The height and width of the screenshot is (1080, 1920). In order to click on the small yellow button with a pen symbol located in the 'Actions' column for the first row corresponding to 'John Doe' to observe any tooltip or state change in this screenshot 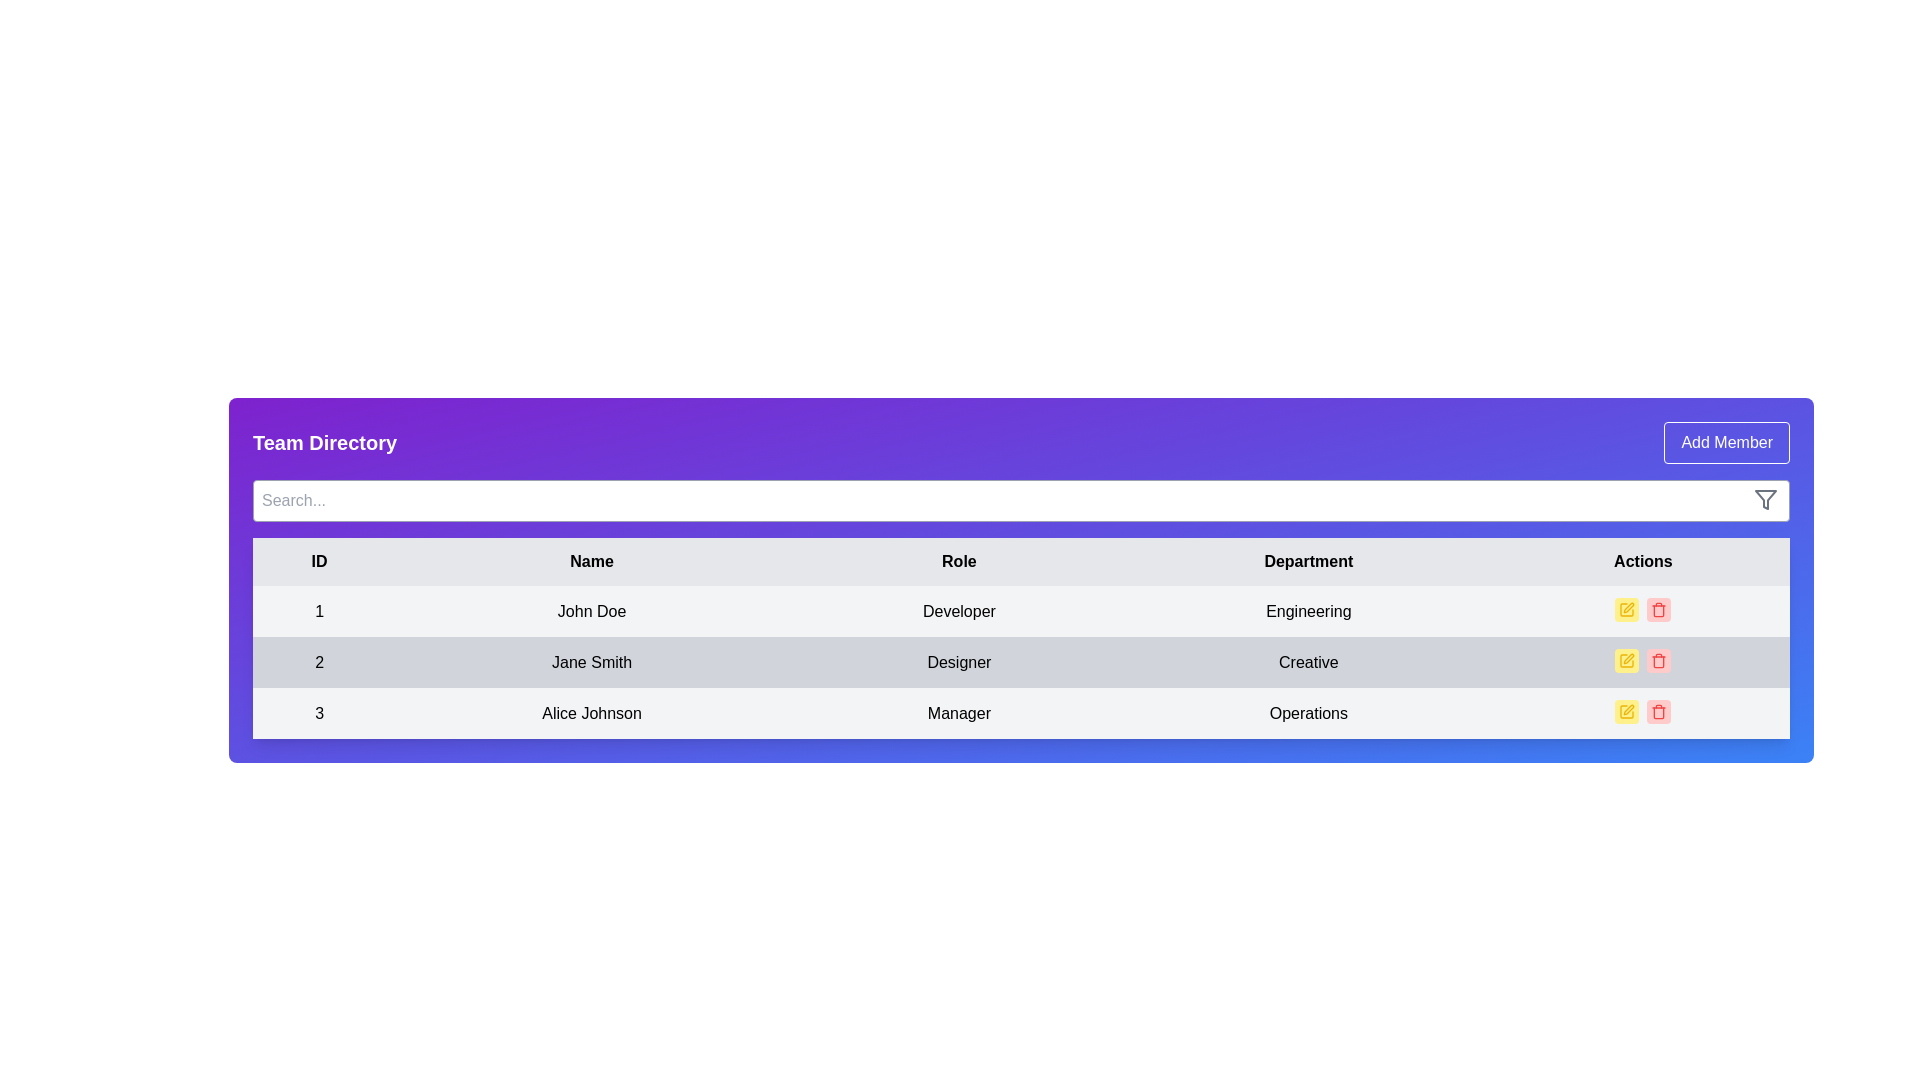, I will do `click(1627, 608)`.